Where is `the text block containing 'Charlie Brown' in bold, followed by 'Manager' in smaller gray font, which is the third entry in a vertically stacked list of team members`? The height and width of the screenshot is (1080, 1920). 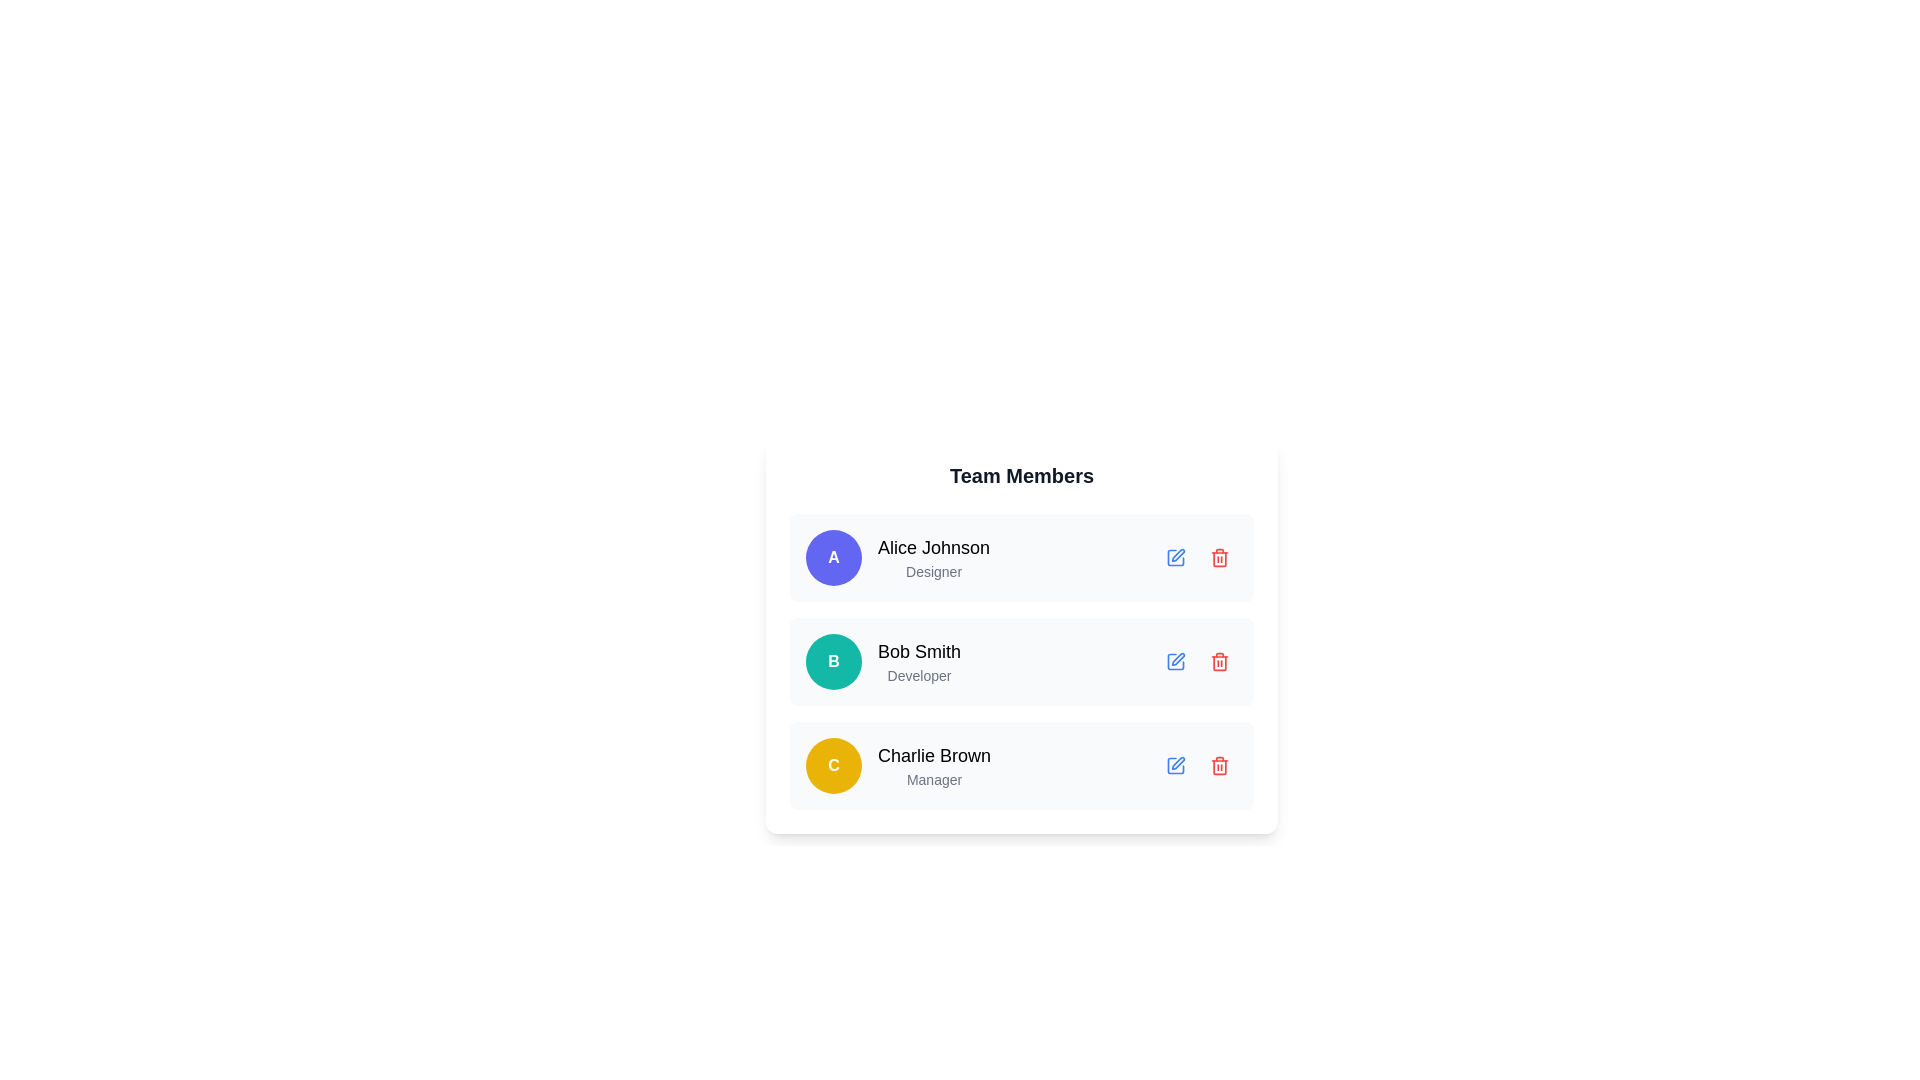
the text block containing 'Charlie Brown' in bold, followed by 'Manager' in smaller gray font, which is the third entry in a vertically stacked list of team members is located at coordinates (933, 765).